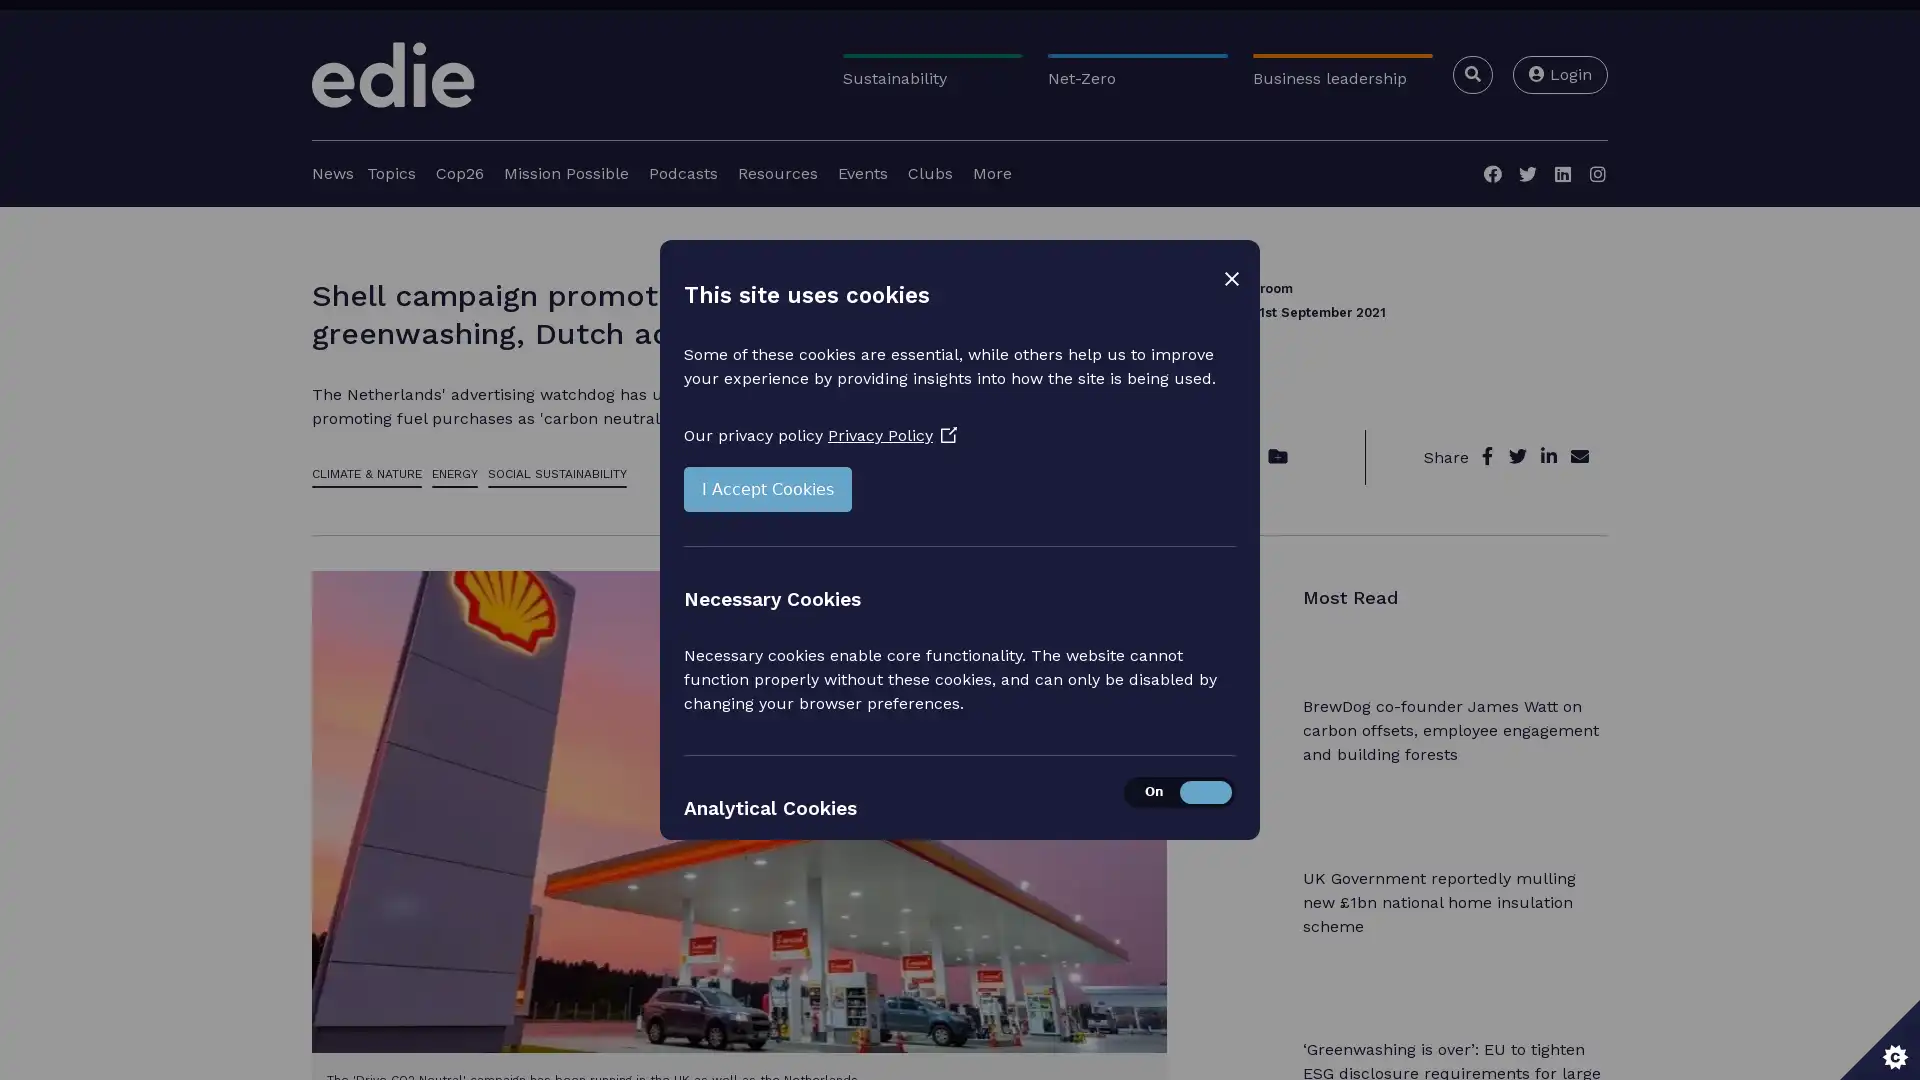 The height and width of the screenshot is (1080, 1920). Describe the element at coordinates (767, 488) in the screenshot. I see `I Accept Cookies` at that location.